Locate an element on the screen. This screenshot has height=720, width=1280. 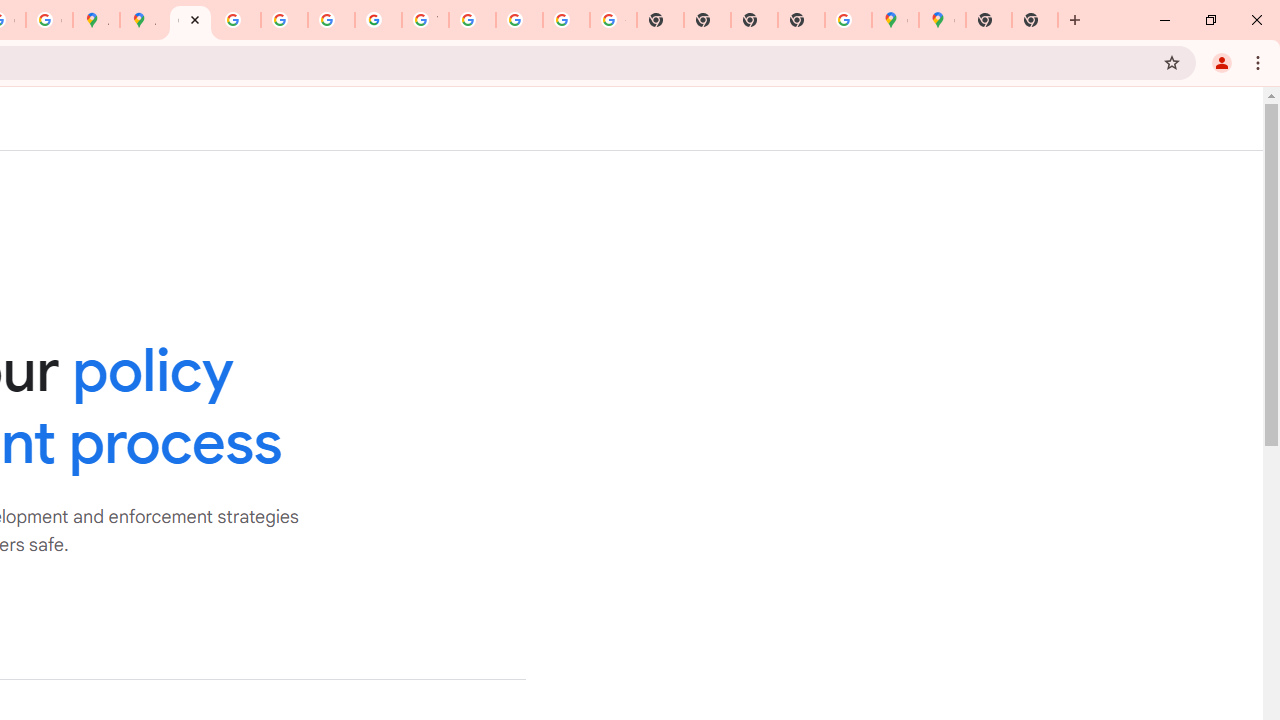
'YouTube' is located at coordinates (424, 20).